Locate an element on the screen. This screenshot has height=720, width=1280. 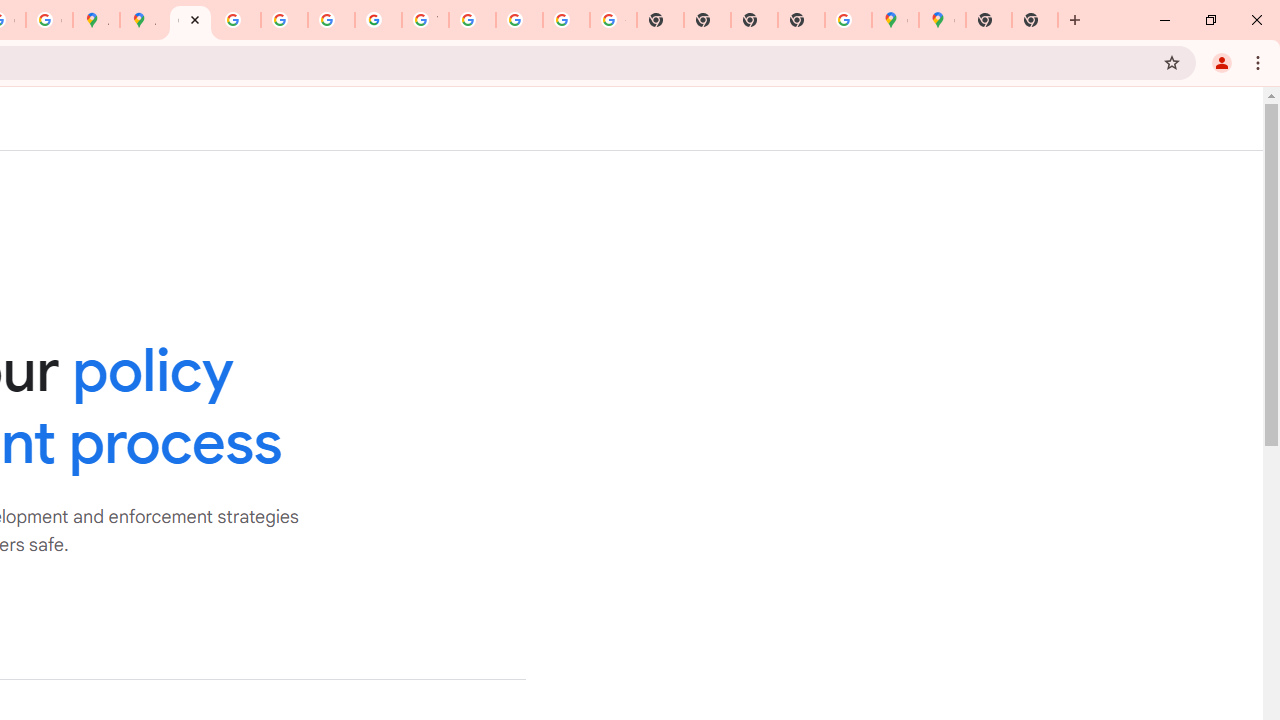
'YouTube' is located at coordinates (424, 20).